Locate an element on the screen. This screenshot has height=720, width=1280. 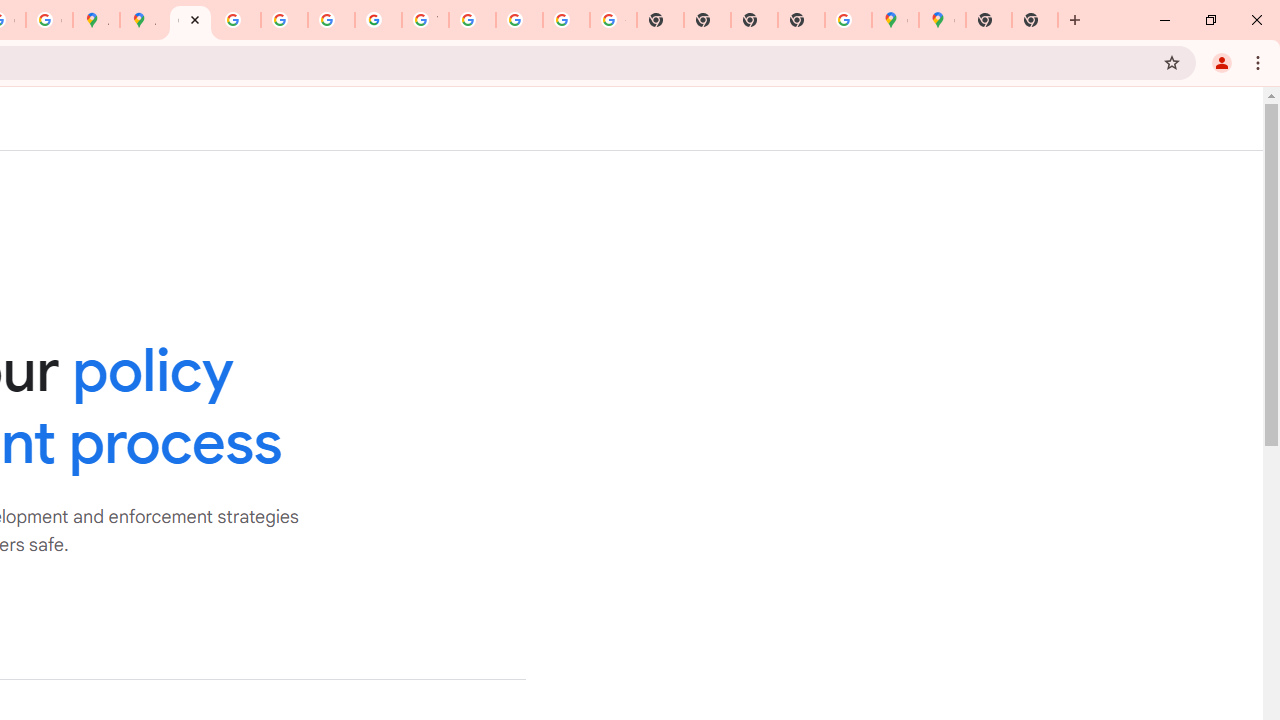
'YouTube' is located at coordinates (424, 20).